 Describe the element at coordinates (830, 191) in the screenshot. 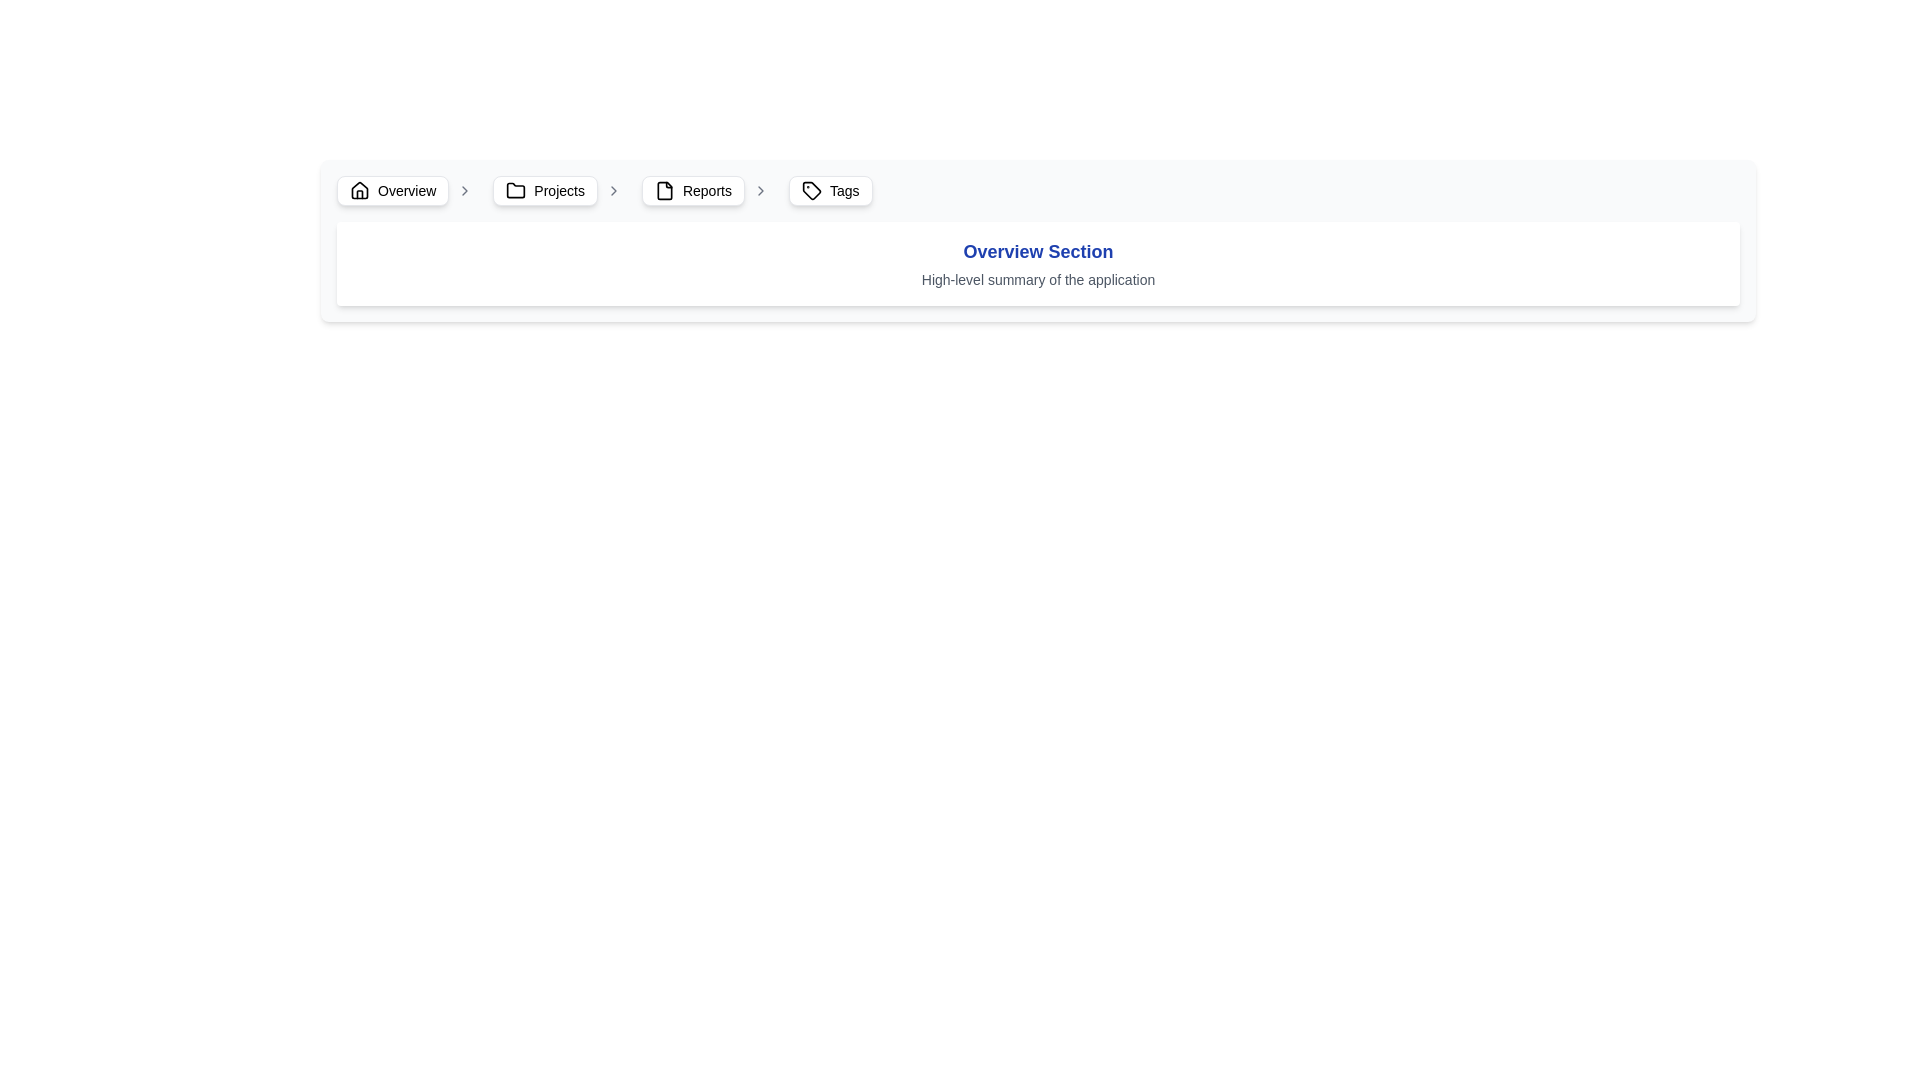

I see `the fourth button in the horizontal navigation menu` at that location.